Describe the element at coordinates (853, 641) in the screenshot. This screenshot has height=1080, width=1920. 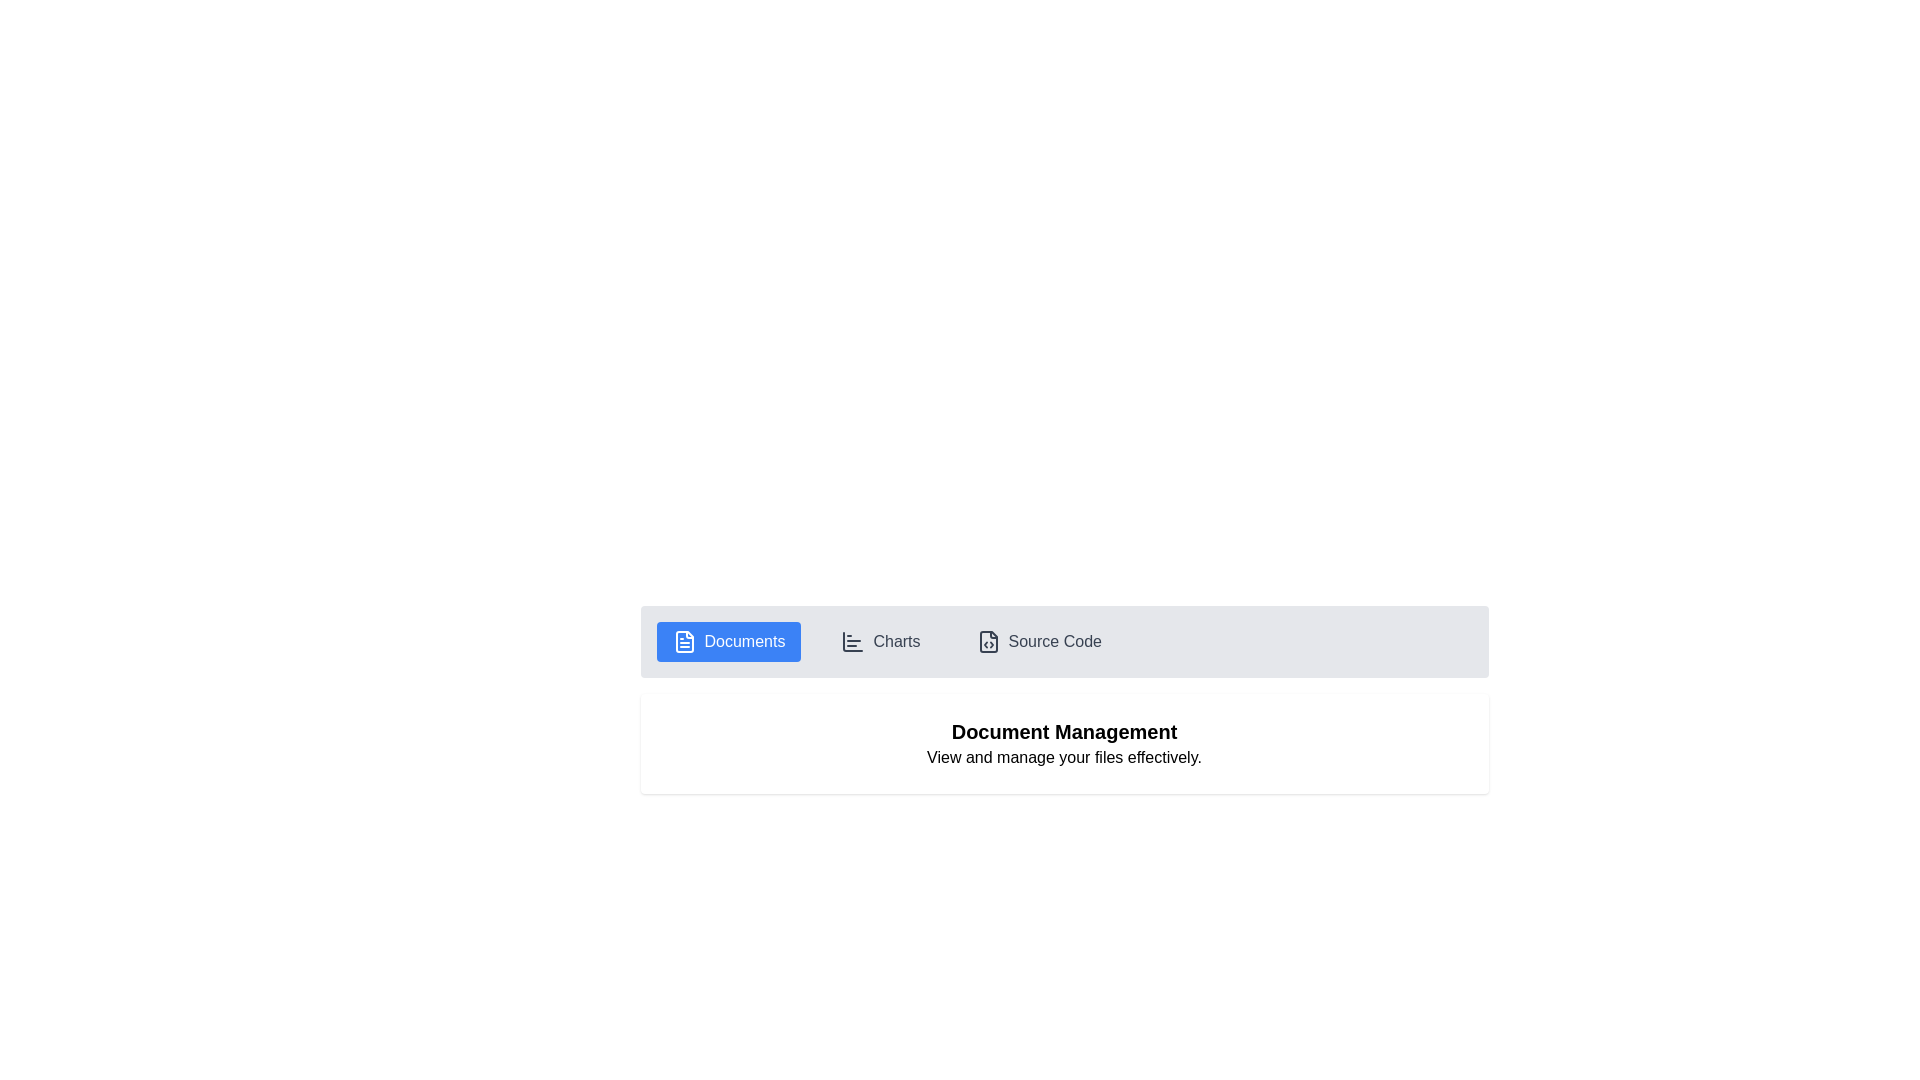
I see `the bar chart icon located inside the 'Charts' button, which is to the left of the text 'Charts' in the top center navigation bar` at that location.